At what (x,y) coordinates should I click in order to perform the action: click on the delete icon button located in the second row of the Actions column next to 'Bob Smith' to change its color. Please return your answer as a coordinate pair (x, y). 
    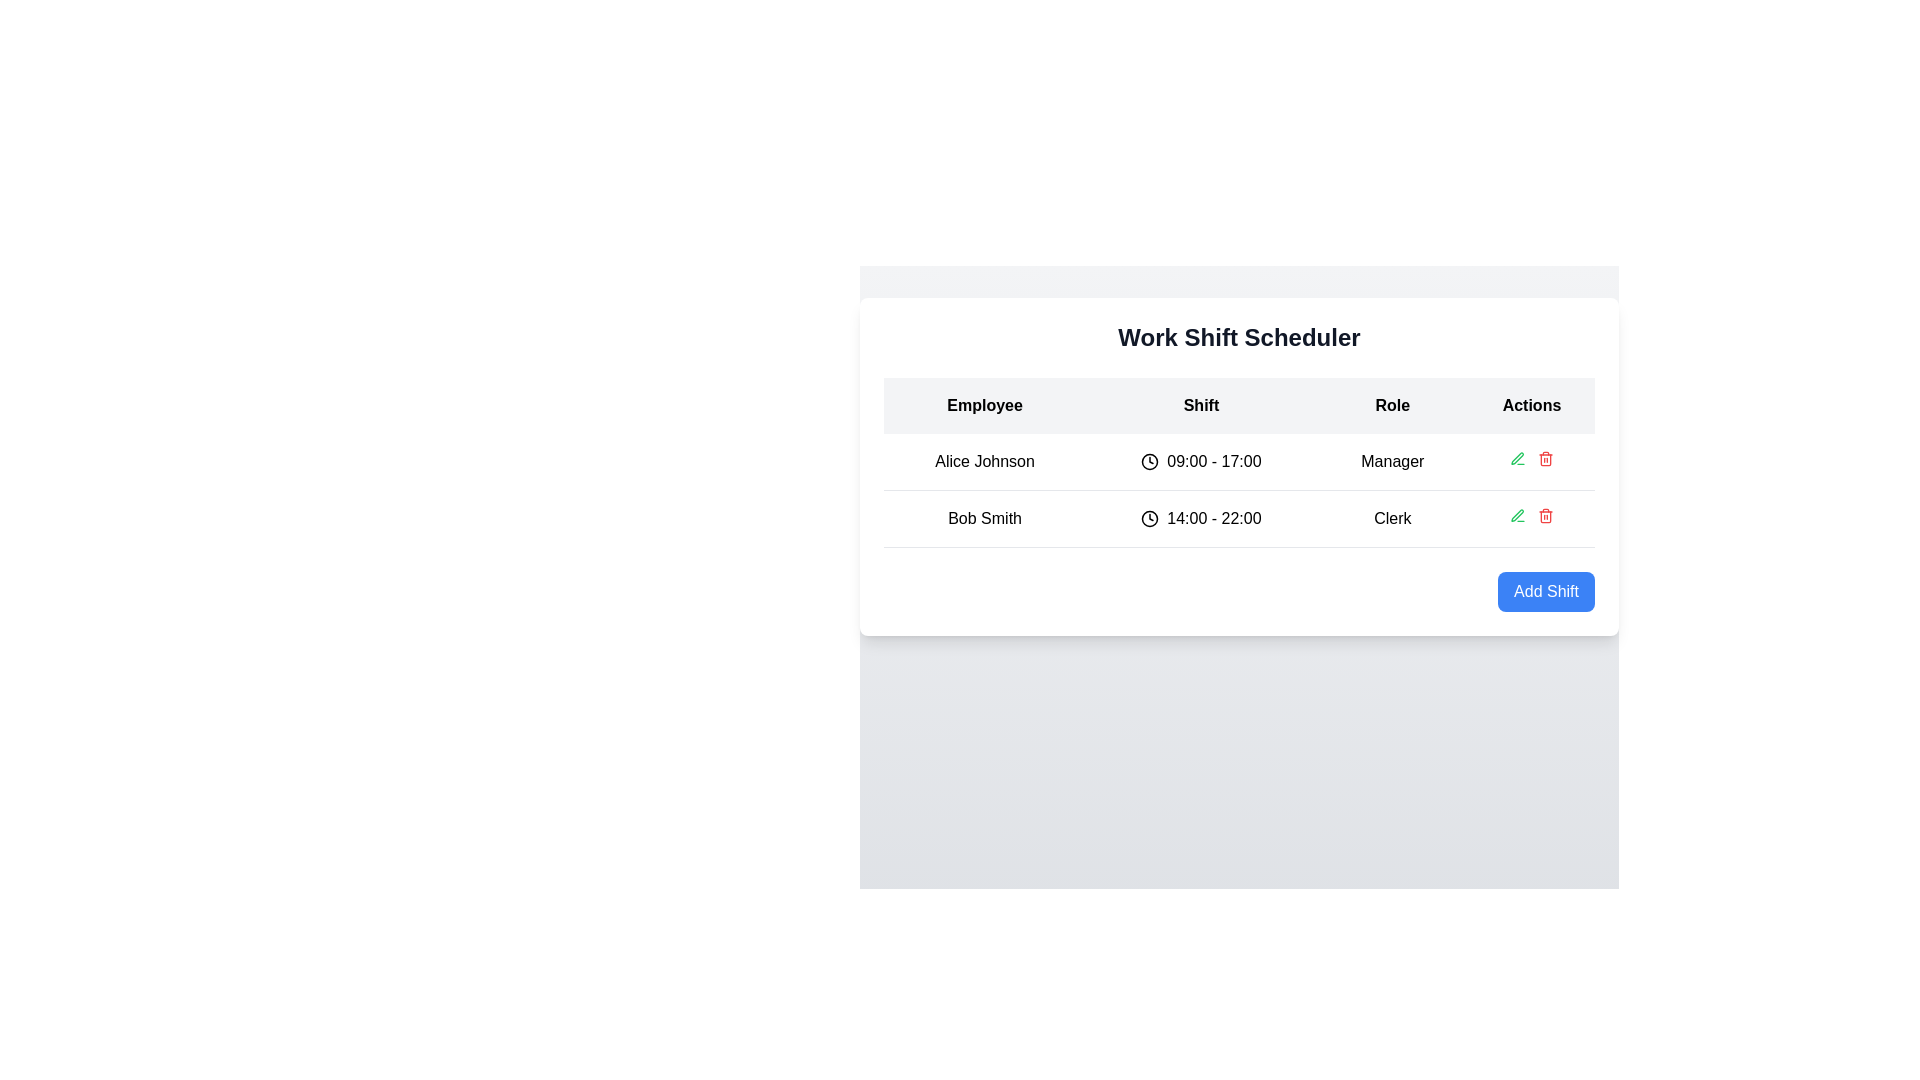
    Looking at the image, I should click on (1544, 515).